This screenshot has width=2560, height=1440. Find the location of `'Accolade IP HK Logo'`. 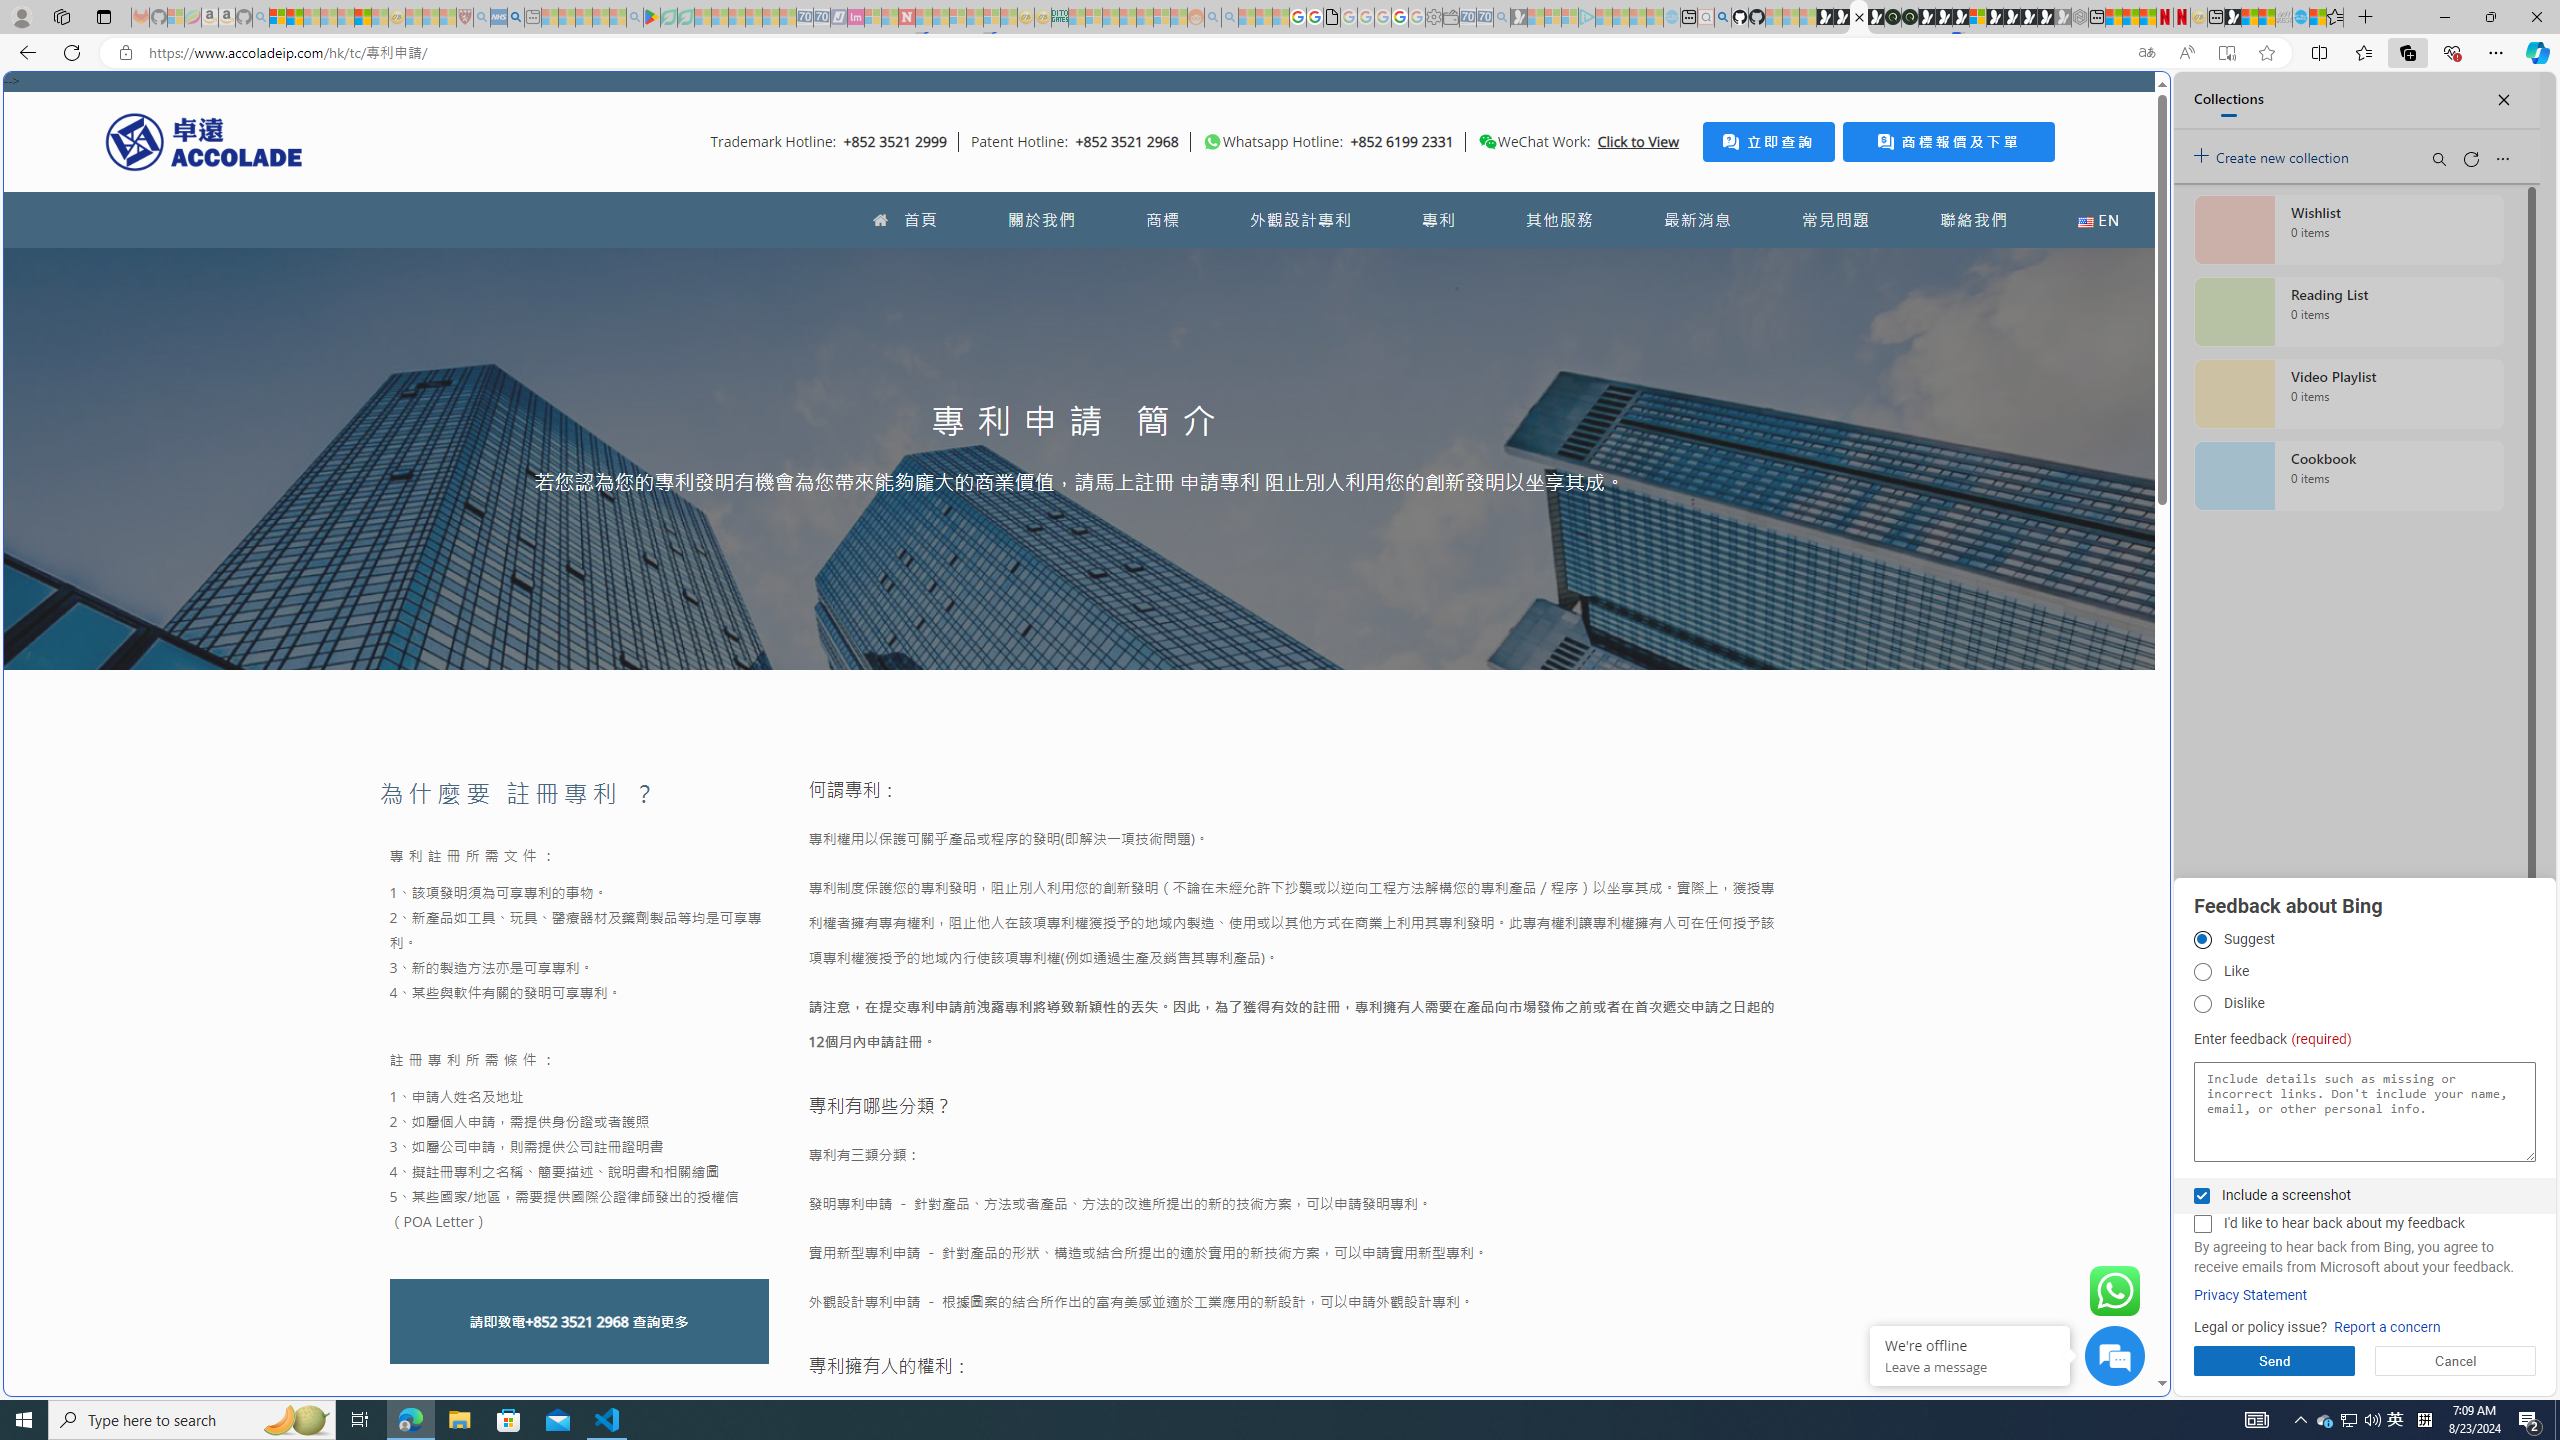

'Accolade IP HK Logo' is located at coordinates (203, 141).